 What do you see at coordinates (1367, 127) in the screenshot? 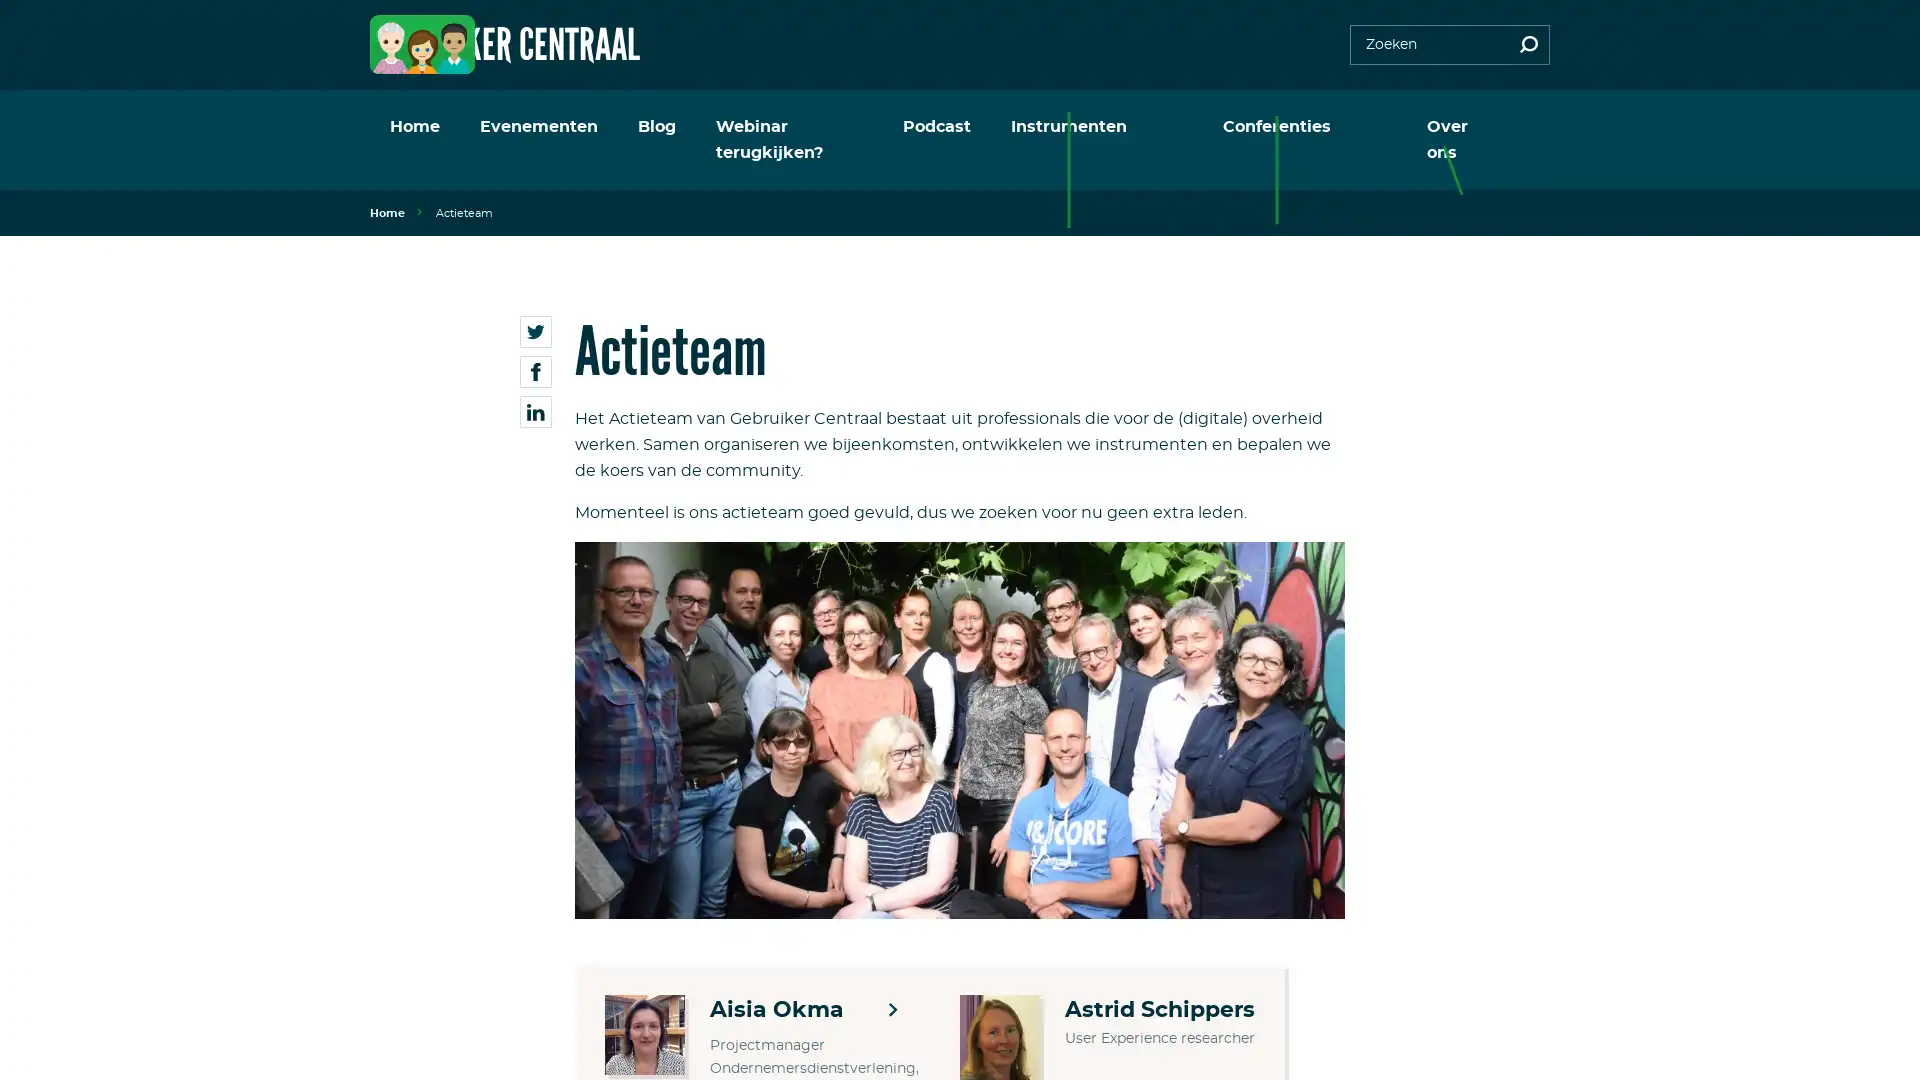
I see `Toon submenu voor Conferenties` at bounding box center [1367, 127].